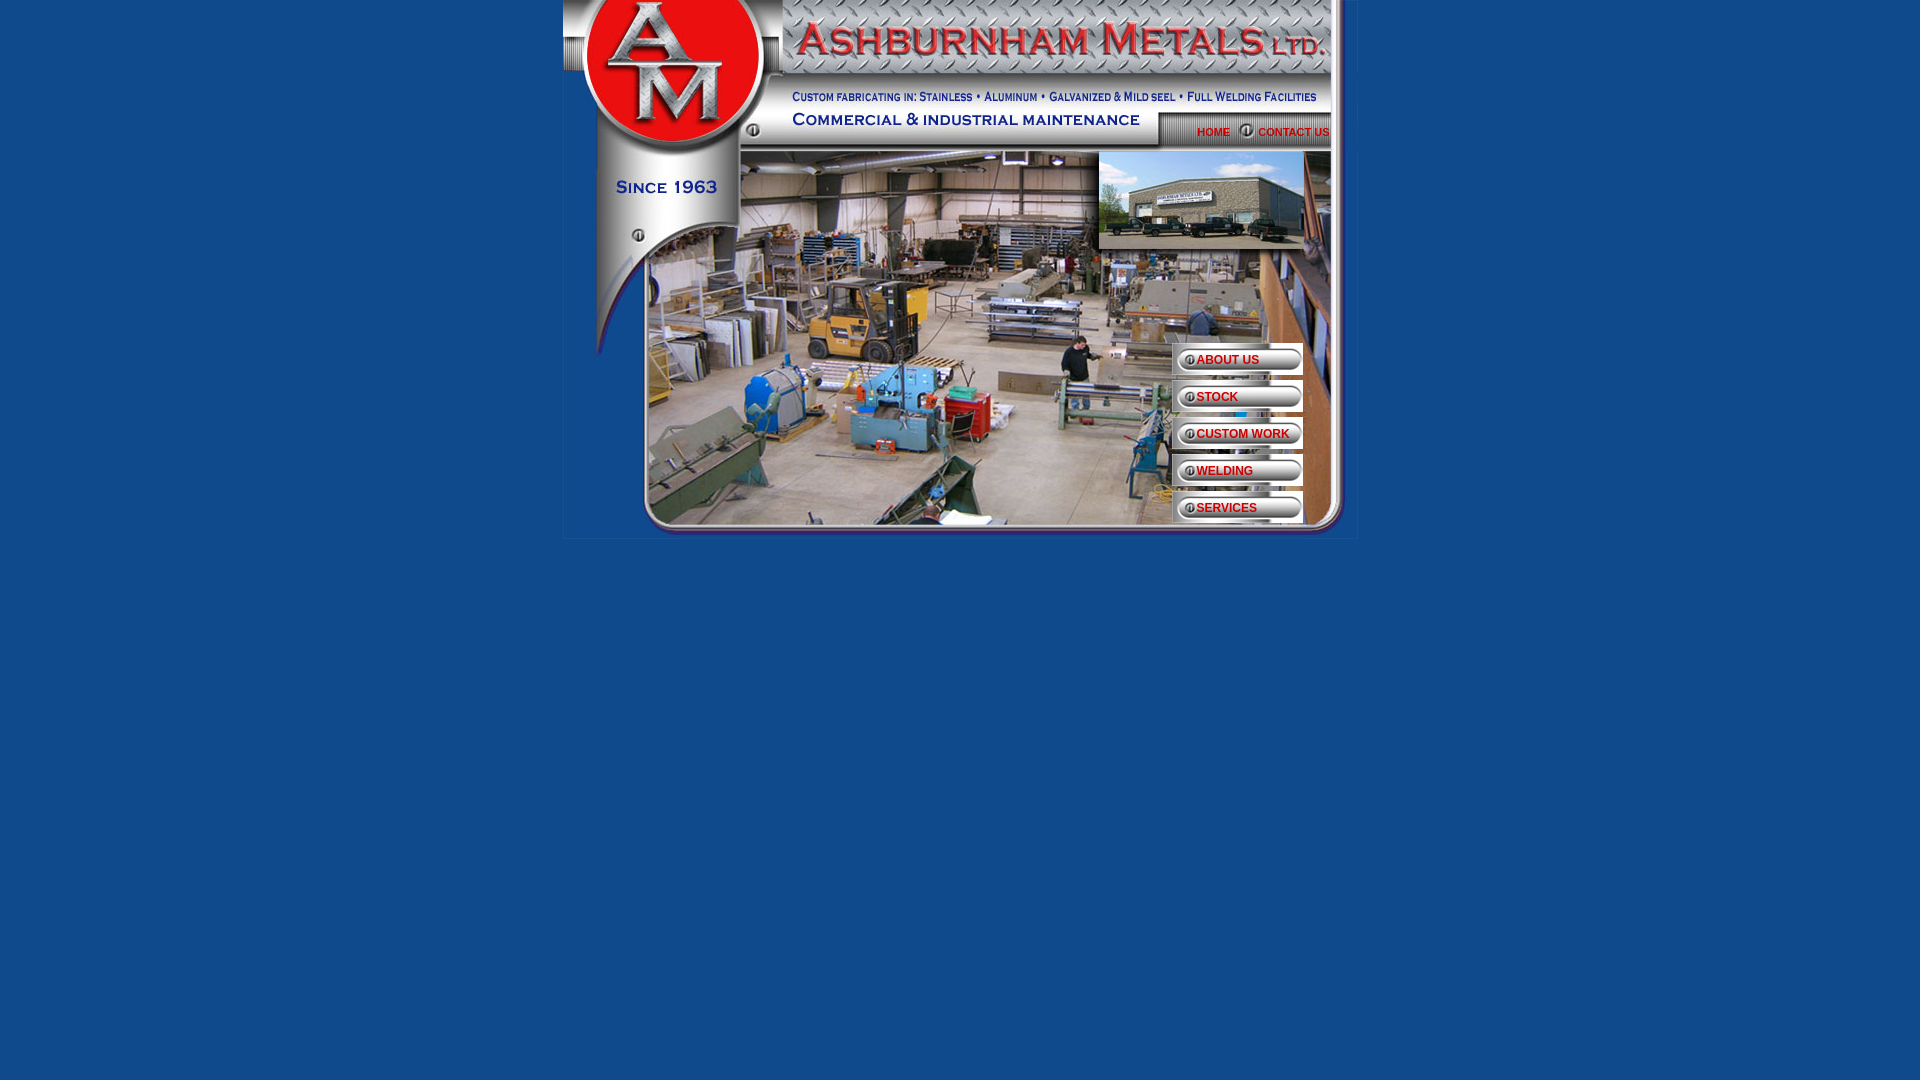  I want to click on 'CONTACT US', so click(1307, 131).